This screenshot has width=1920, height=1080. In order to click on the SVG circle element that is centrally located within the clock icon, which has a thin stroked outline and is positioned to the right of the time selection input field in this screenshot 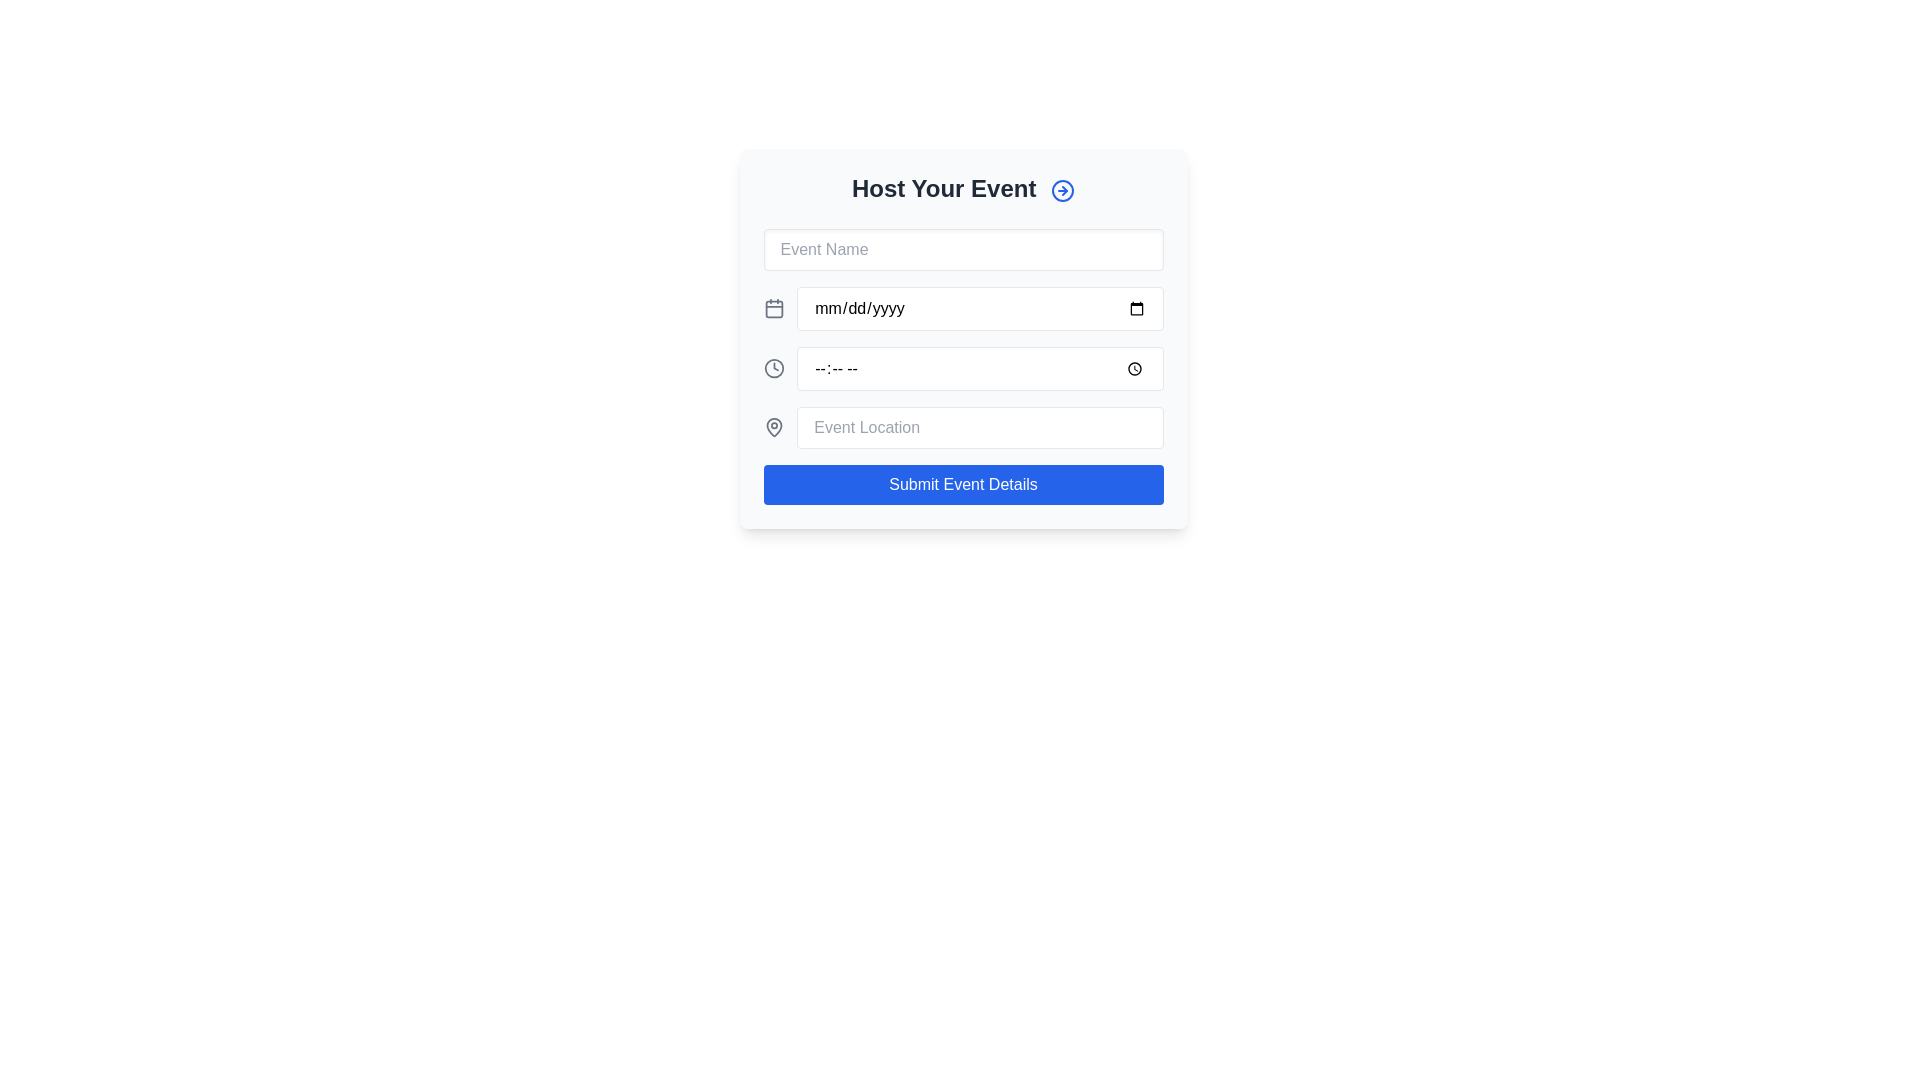, I will do `click(773, 369)`.